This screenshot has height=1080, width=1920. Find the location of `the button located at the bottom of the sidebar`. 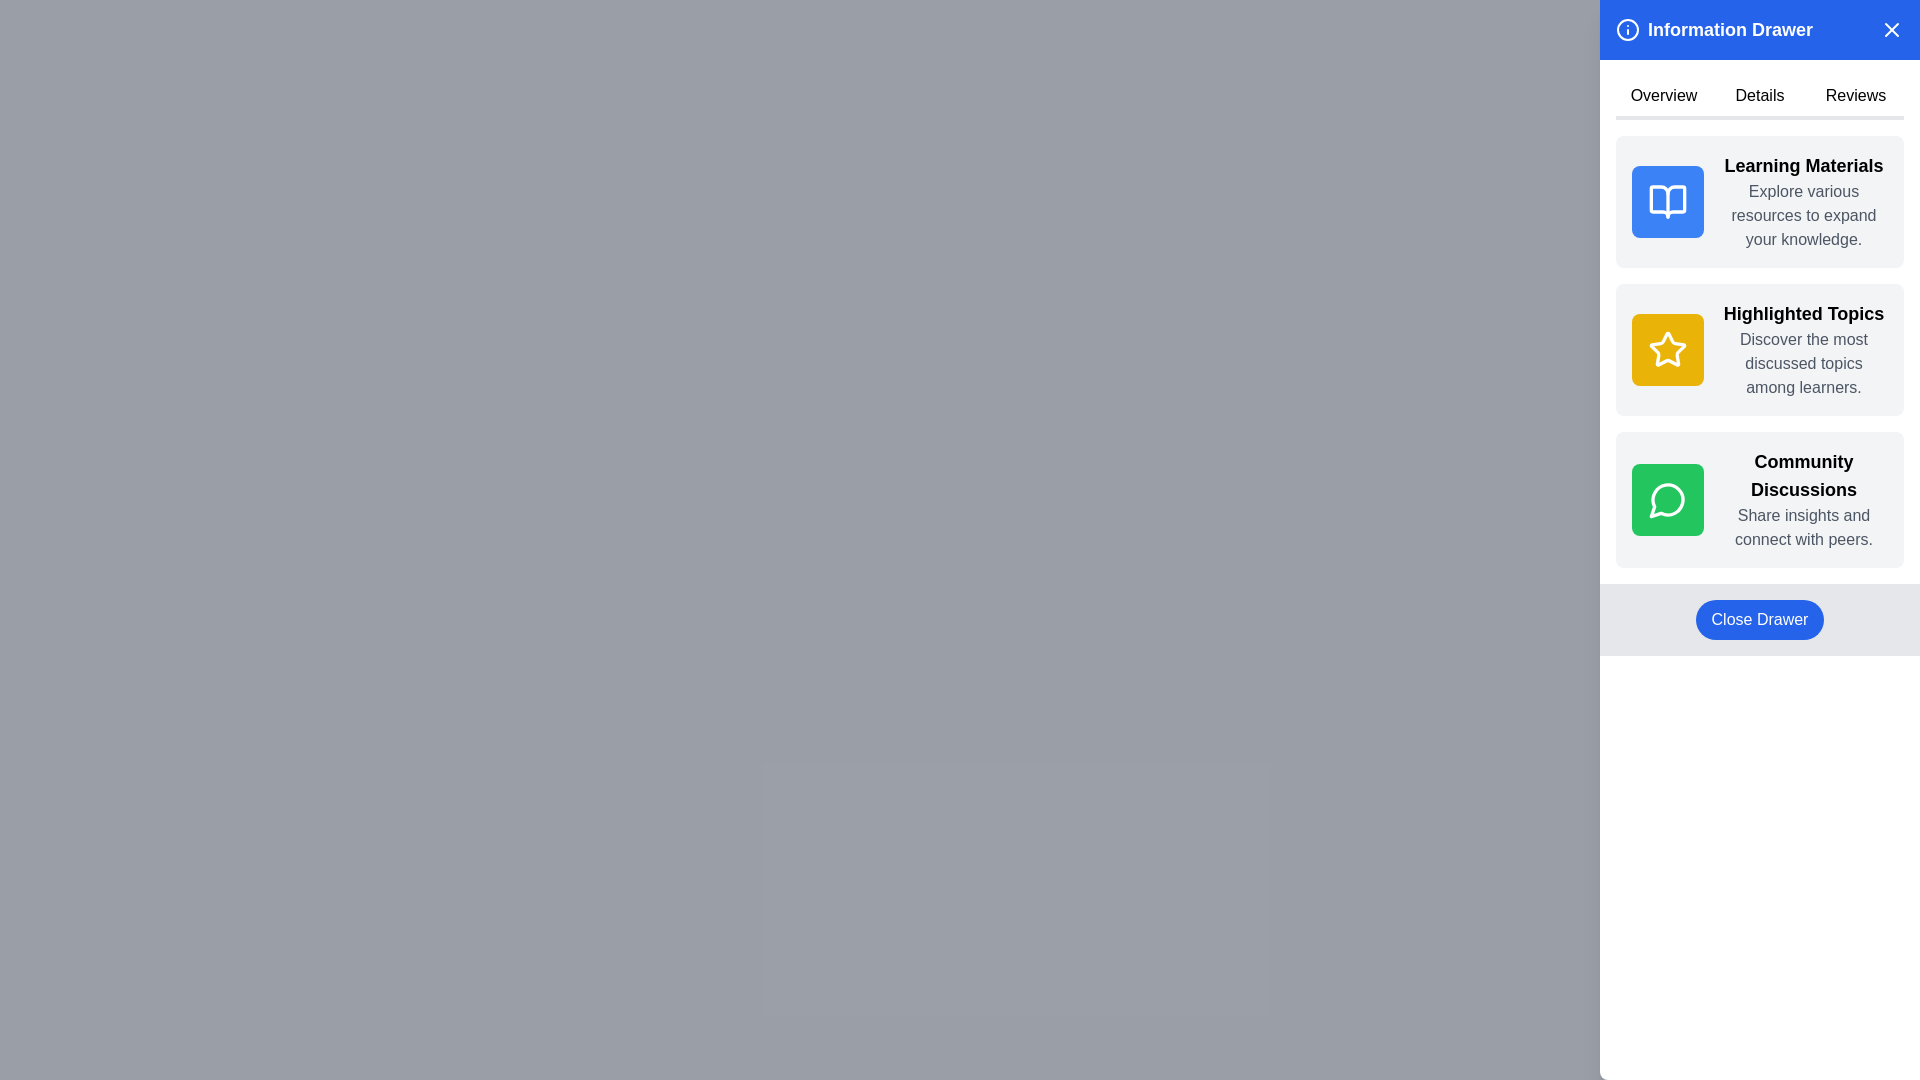

the button located at the bottom of the sidebar is located at coordinates (1757, 619).